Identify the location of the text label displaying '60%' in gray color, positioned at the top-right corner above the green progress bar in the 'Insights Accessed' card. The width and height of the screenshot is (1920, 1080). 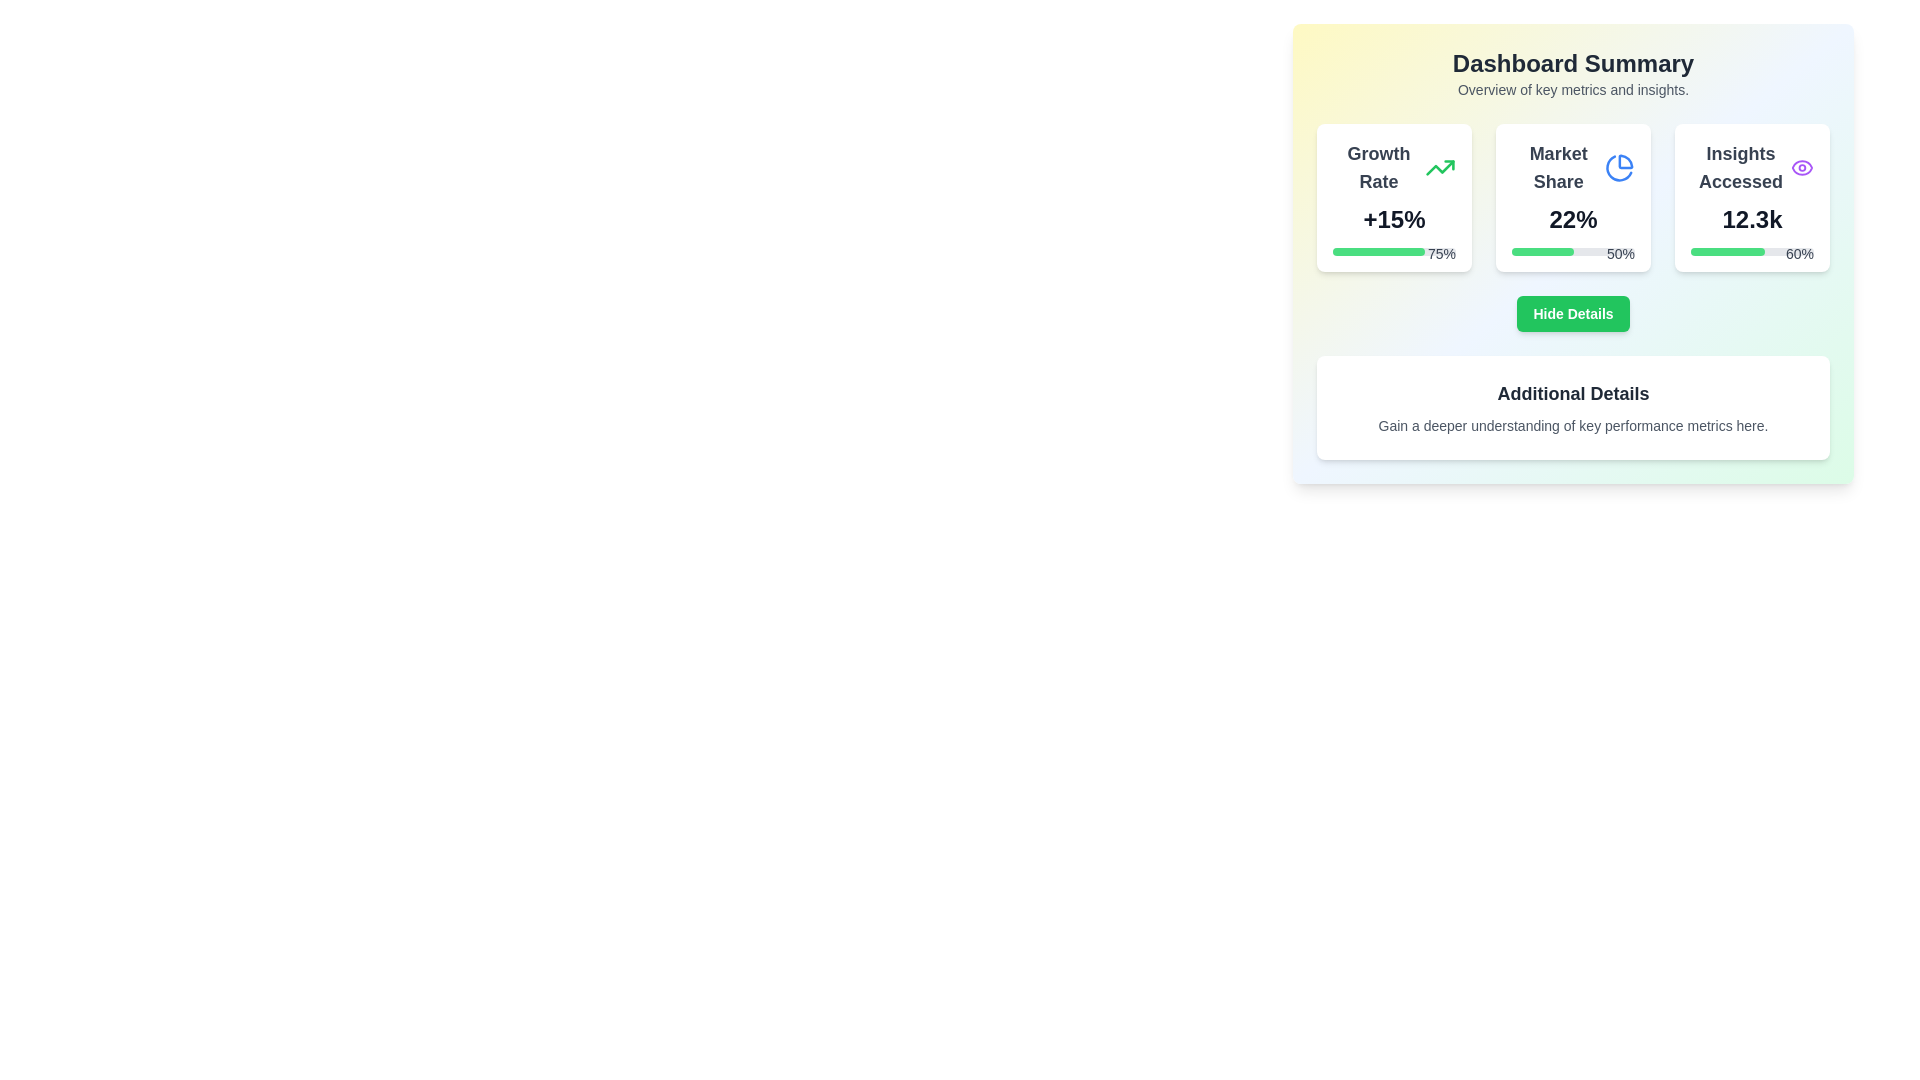
(1800, 253).